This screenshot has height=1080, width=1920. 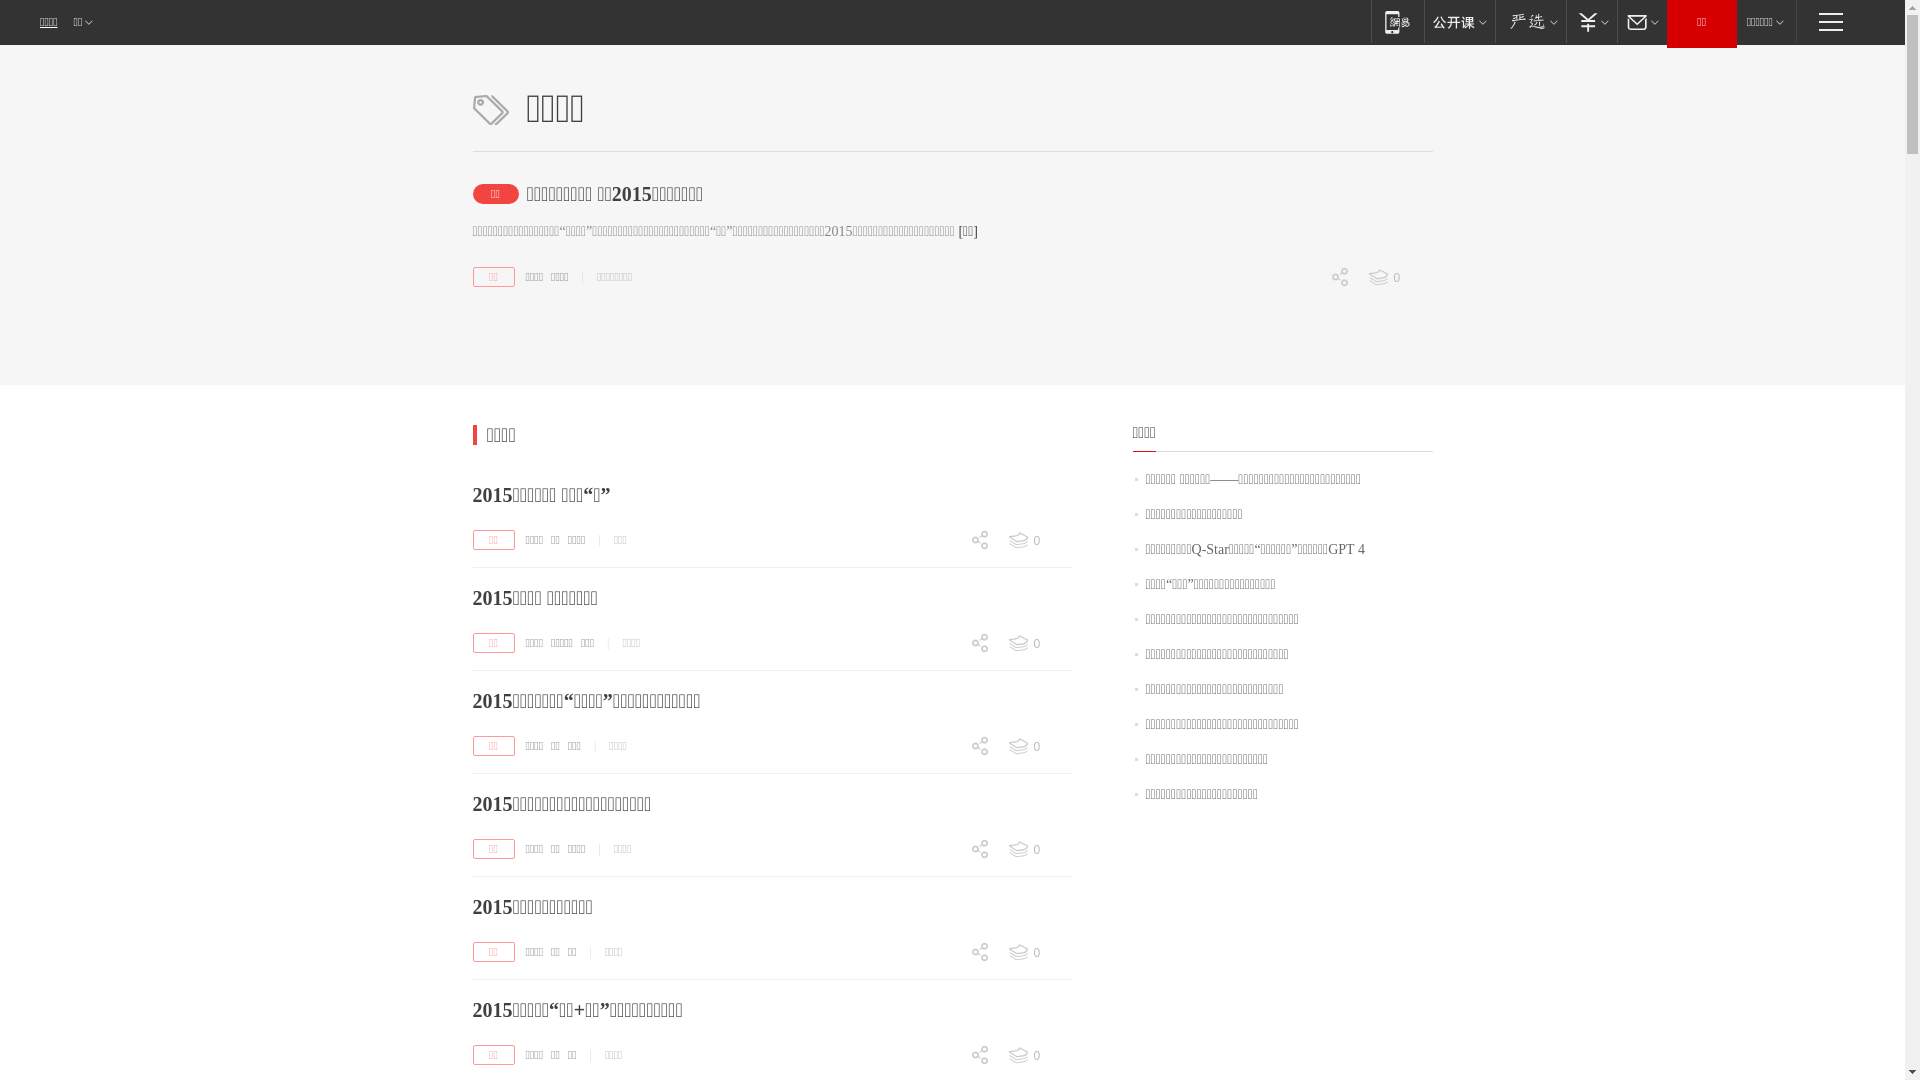 I want to click on '0', so click(x=1038, y=1055).